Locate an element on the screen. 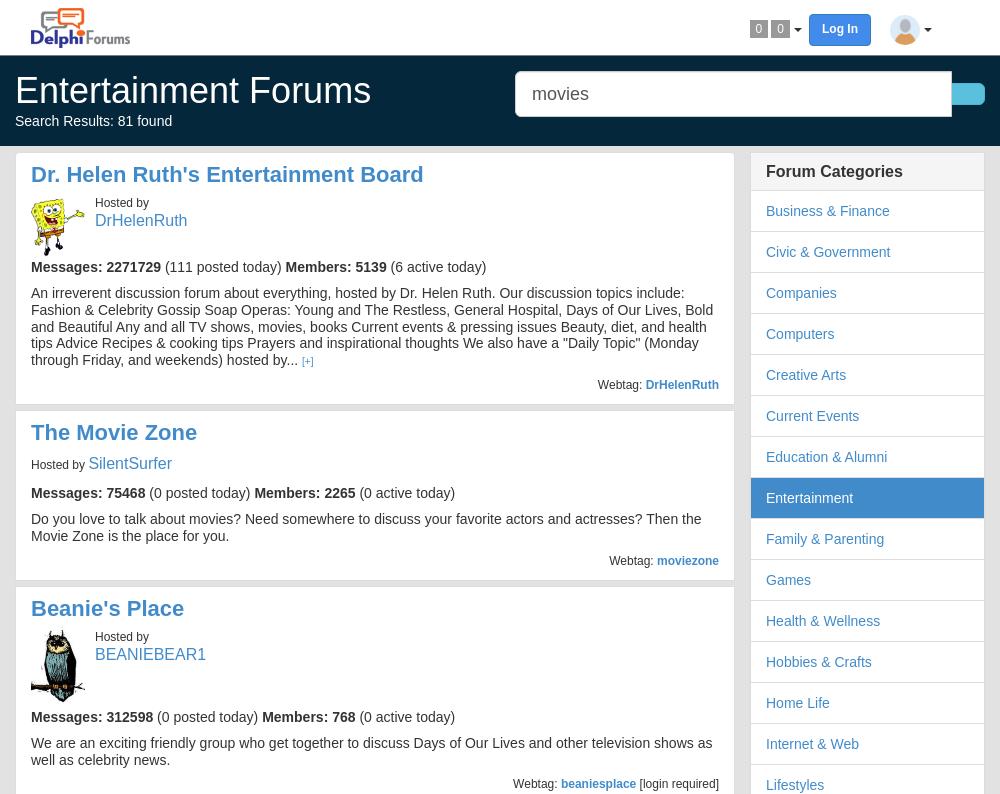 This screenshot has width=1000, height=794. '[+]' is located at coordinates (307, 361).